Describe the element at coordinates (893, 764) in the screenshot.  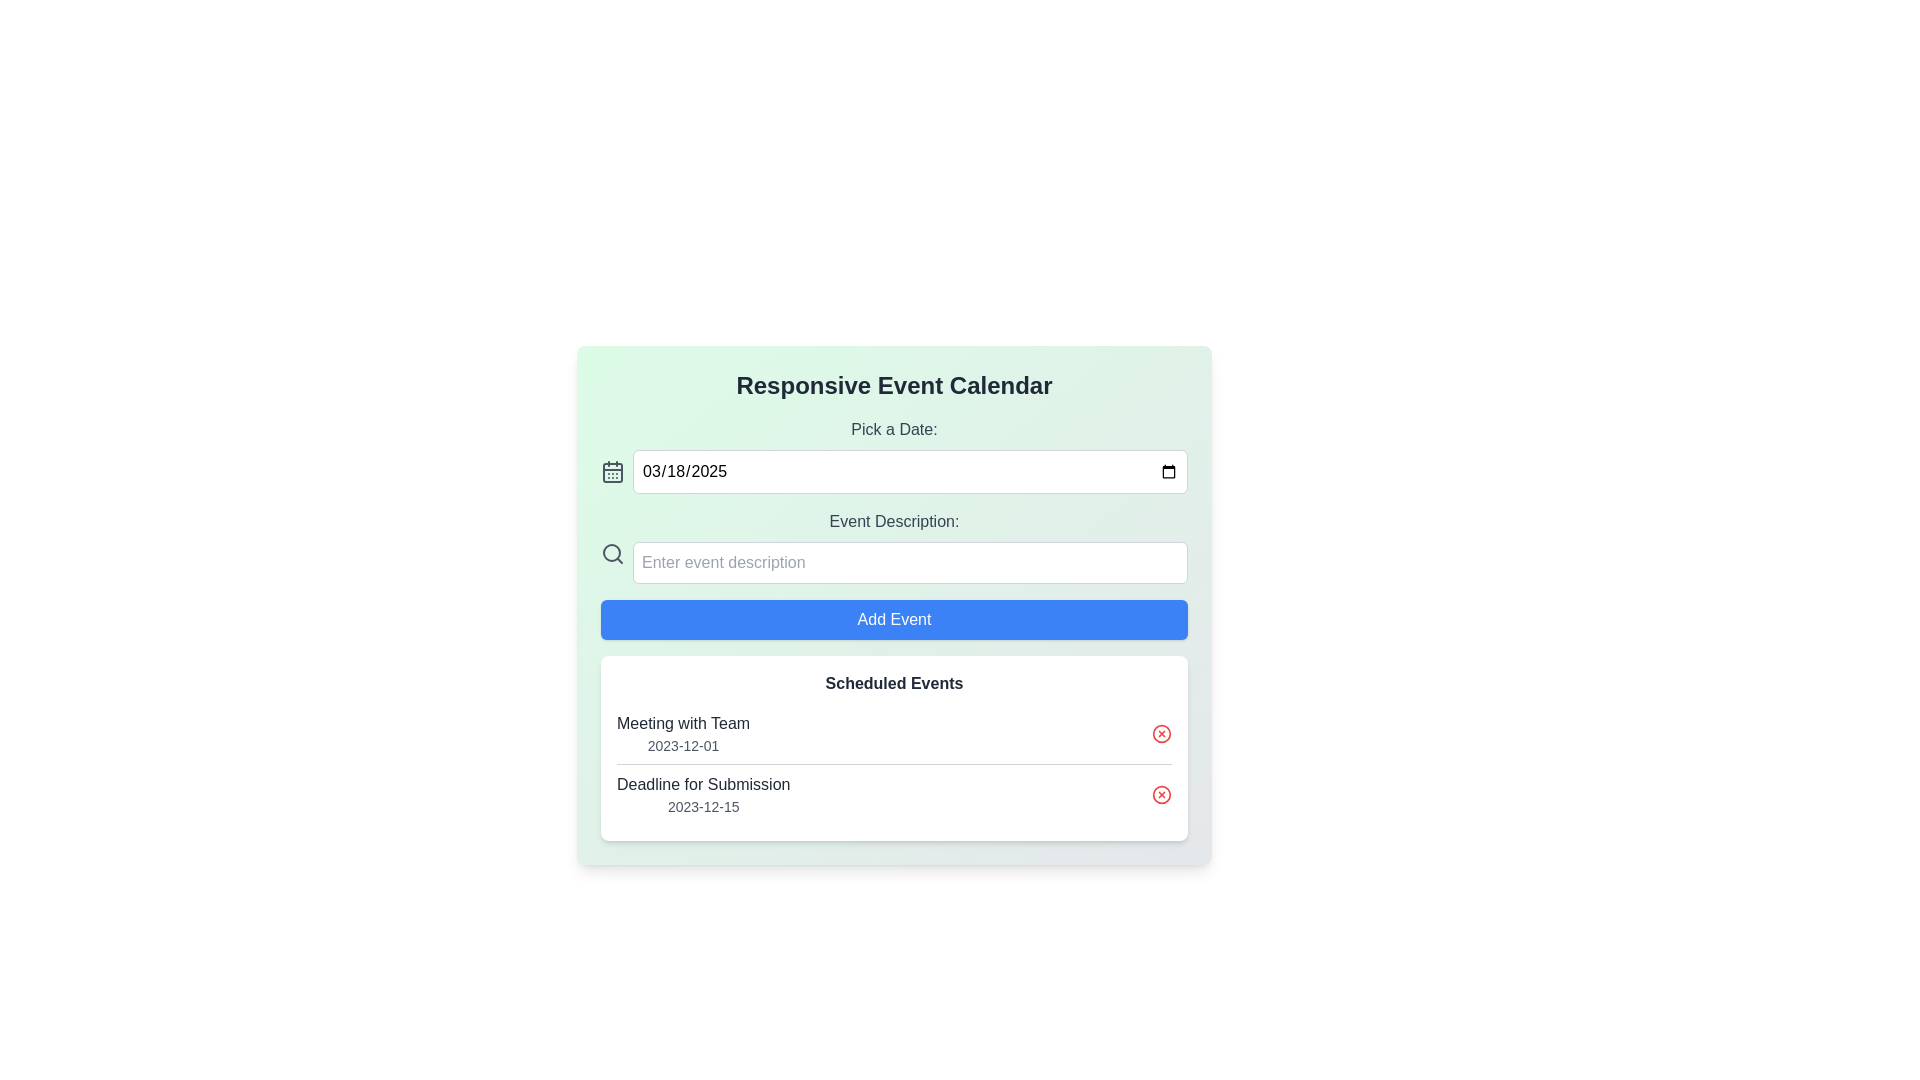
I see `the List of scheduled events located in the 'Scheduled Events' section below the 'Add Event' button` at that location.